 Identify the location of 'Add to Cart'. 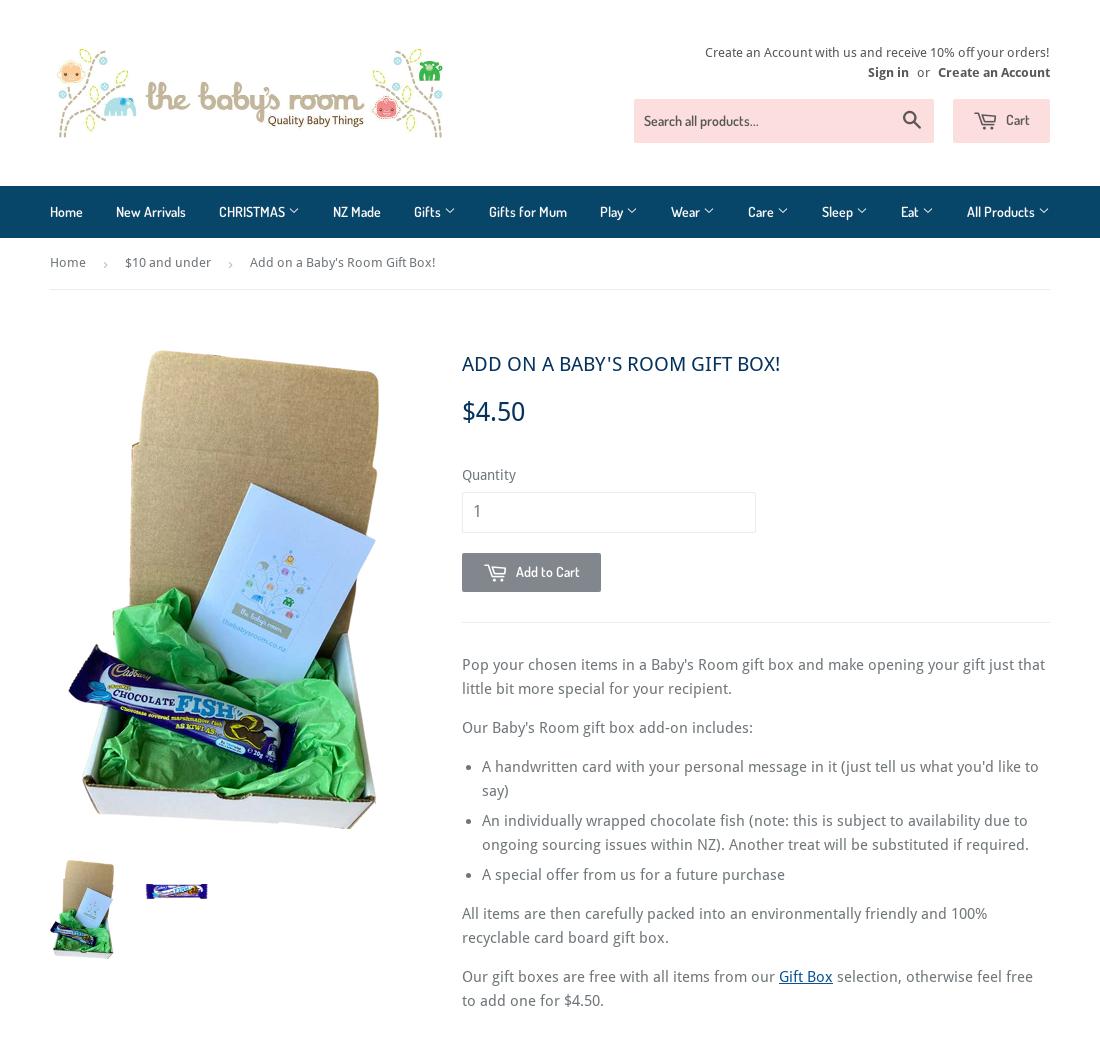
(548, 570).